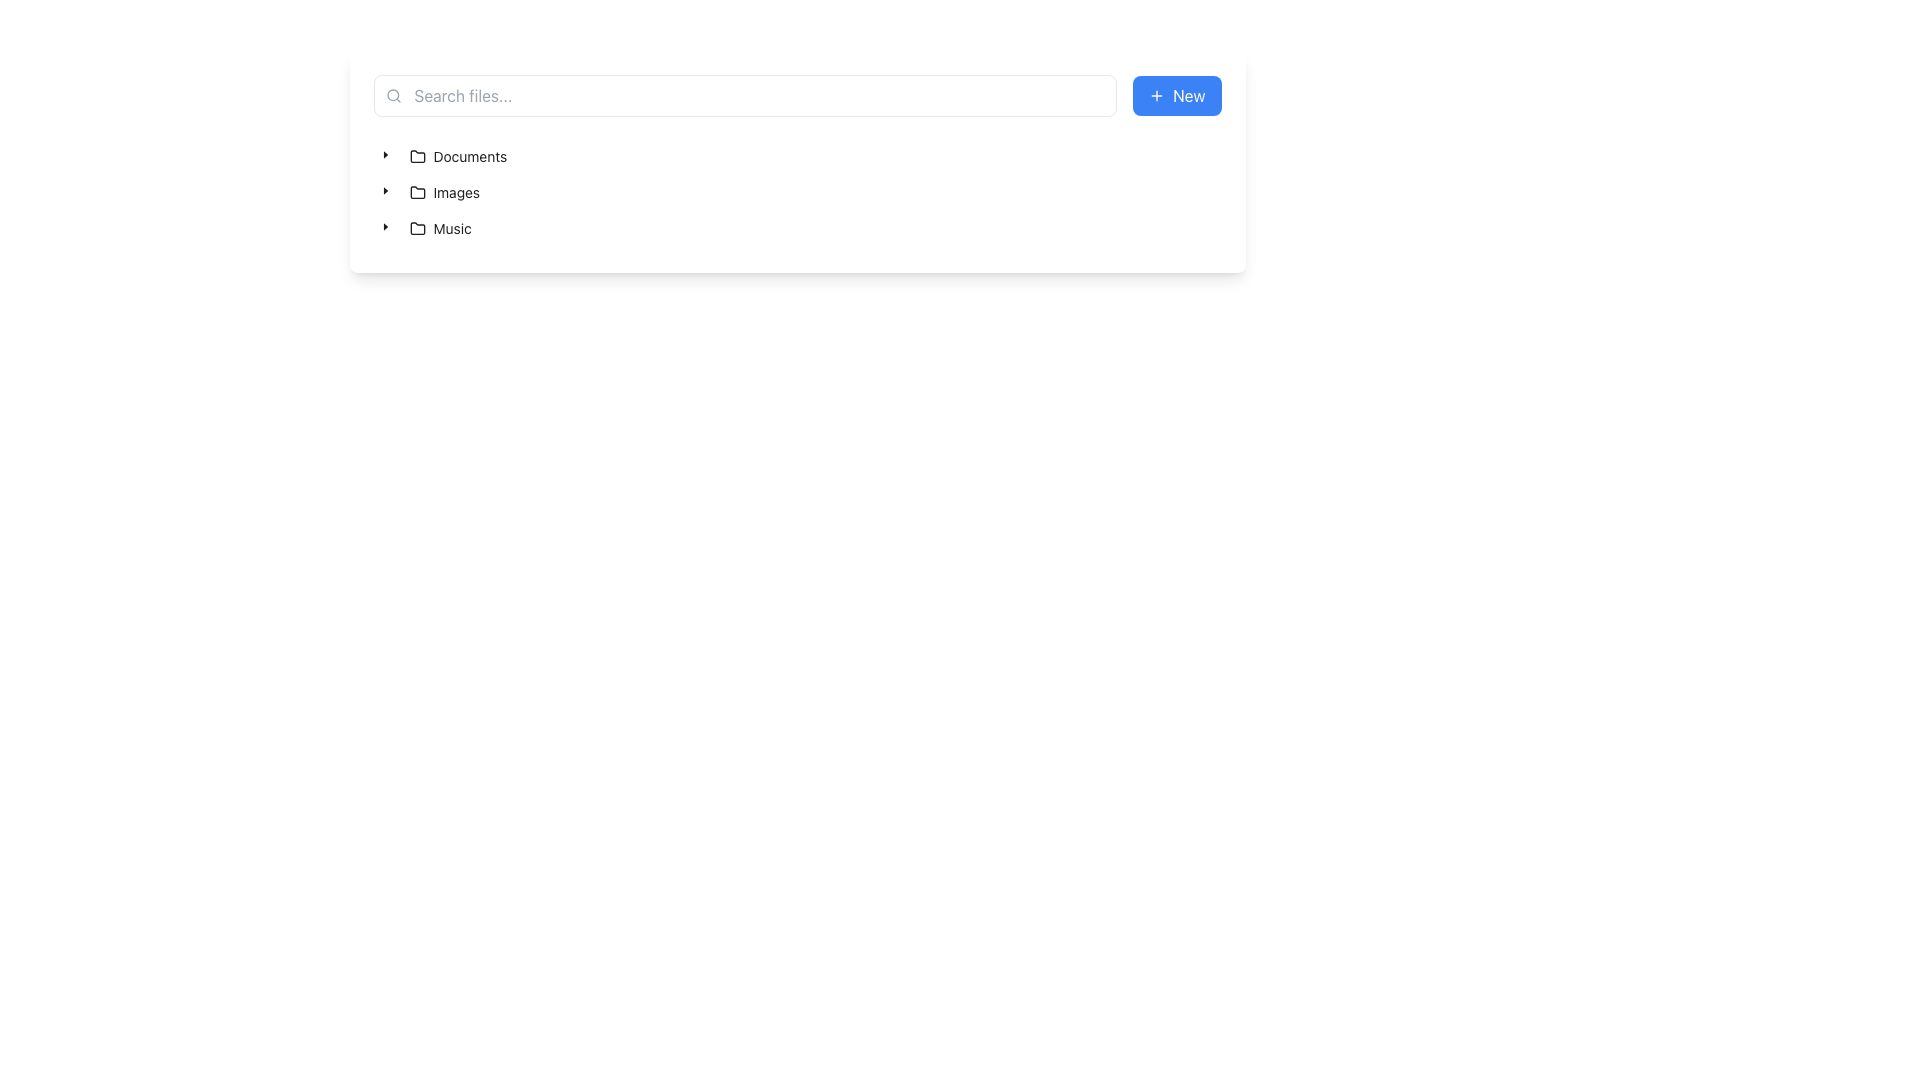  Describe the element at coordinates (416, 227) in the screenshot. I see `the folder icon representing the 'Music' label, located in the left panel under the 'Music' section, positioned in the third row preceding the text label 'Music'` at that location.